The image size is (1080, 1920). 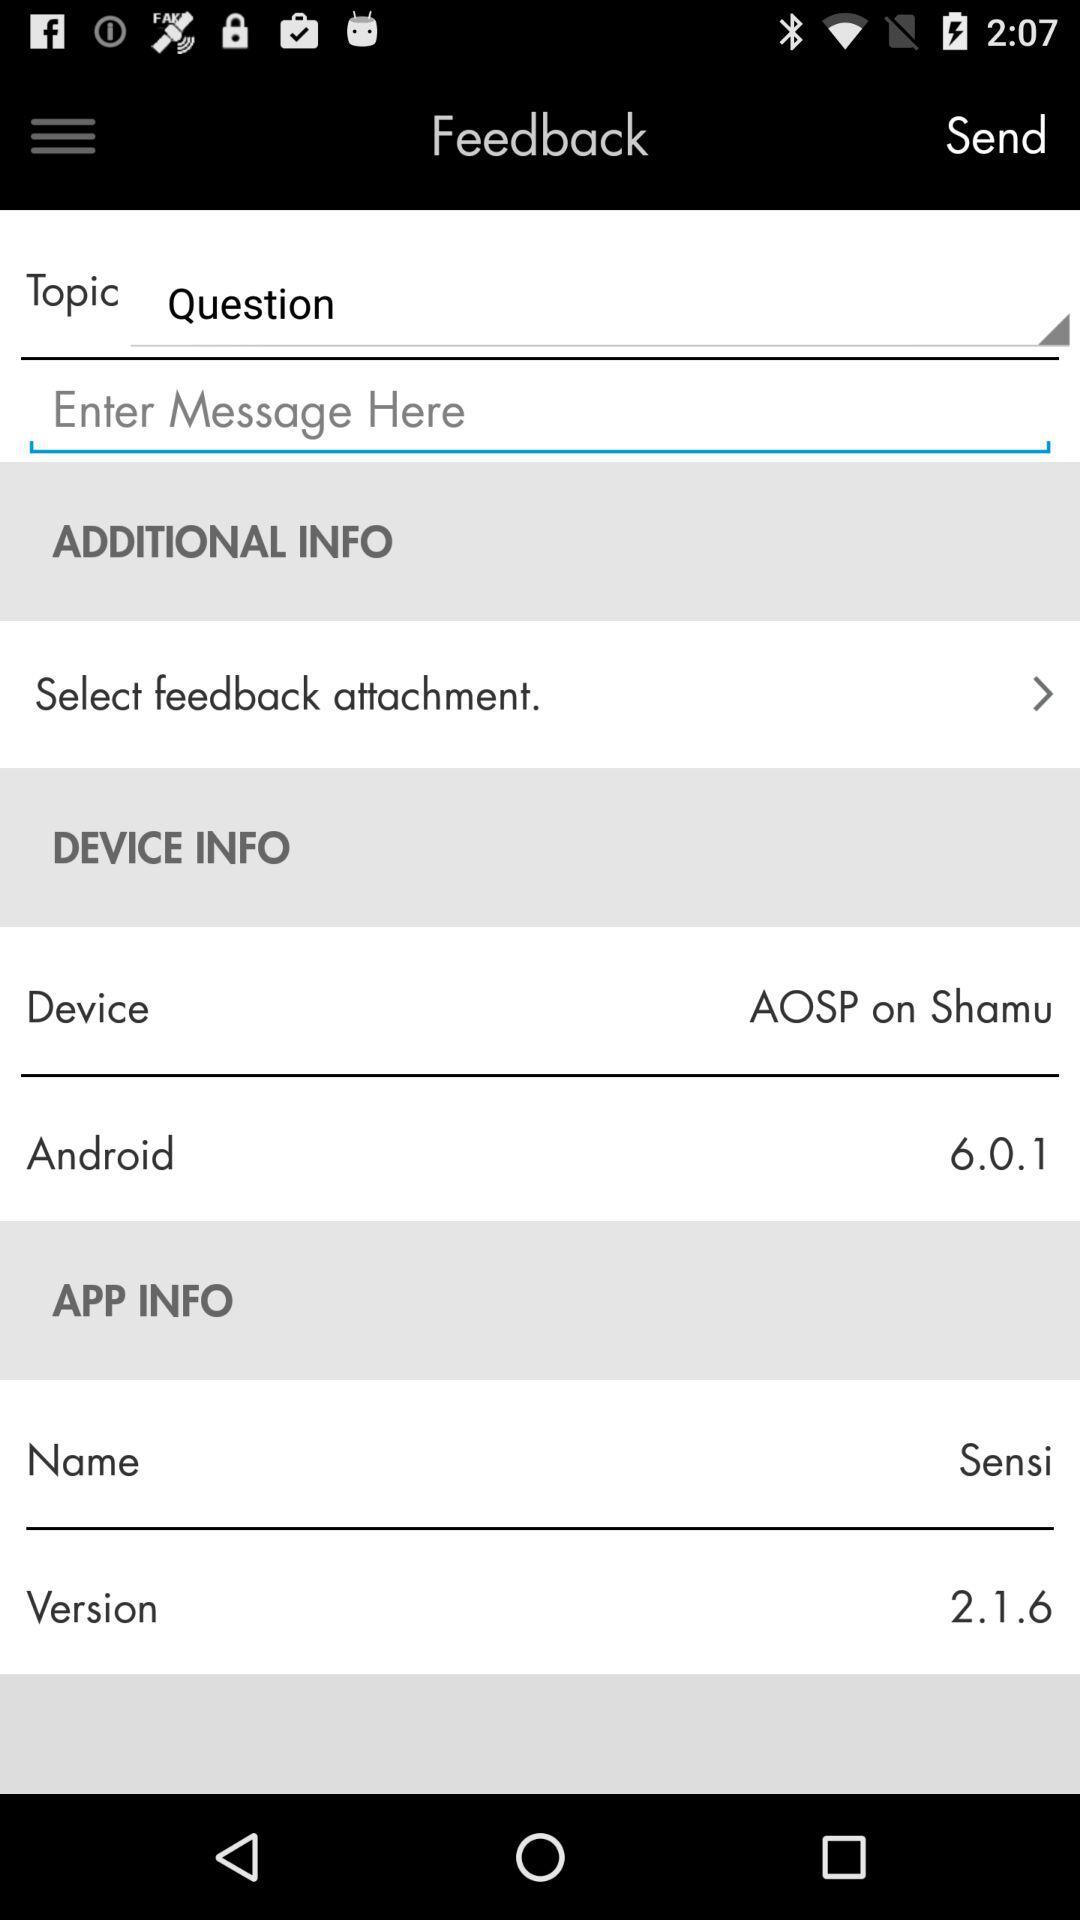 I want to click on main menu, so click(x=61, y=135).